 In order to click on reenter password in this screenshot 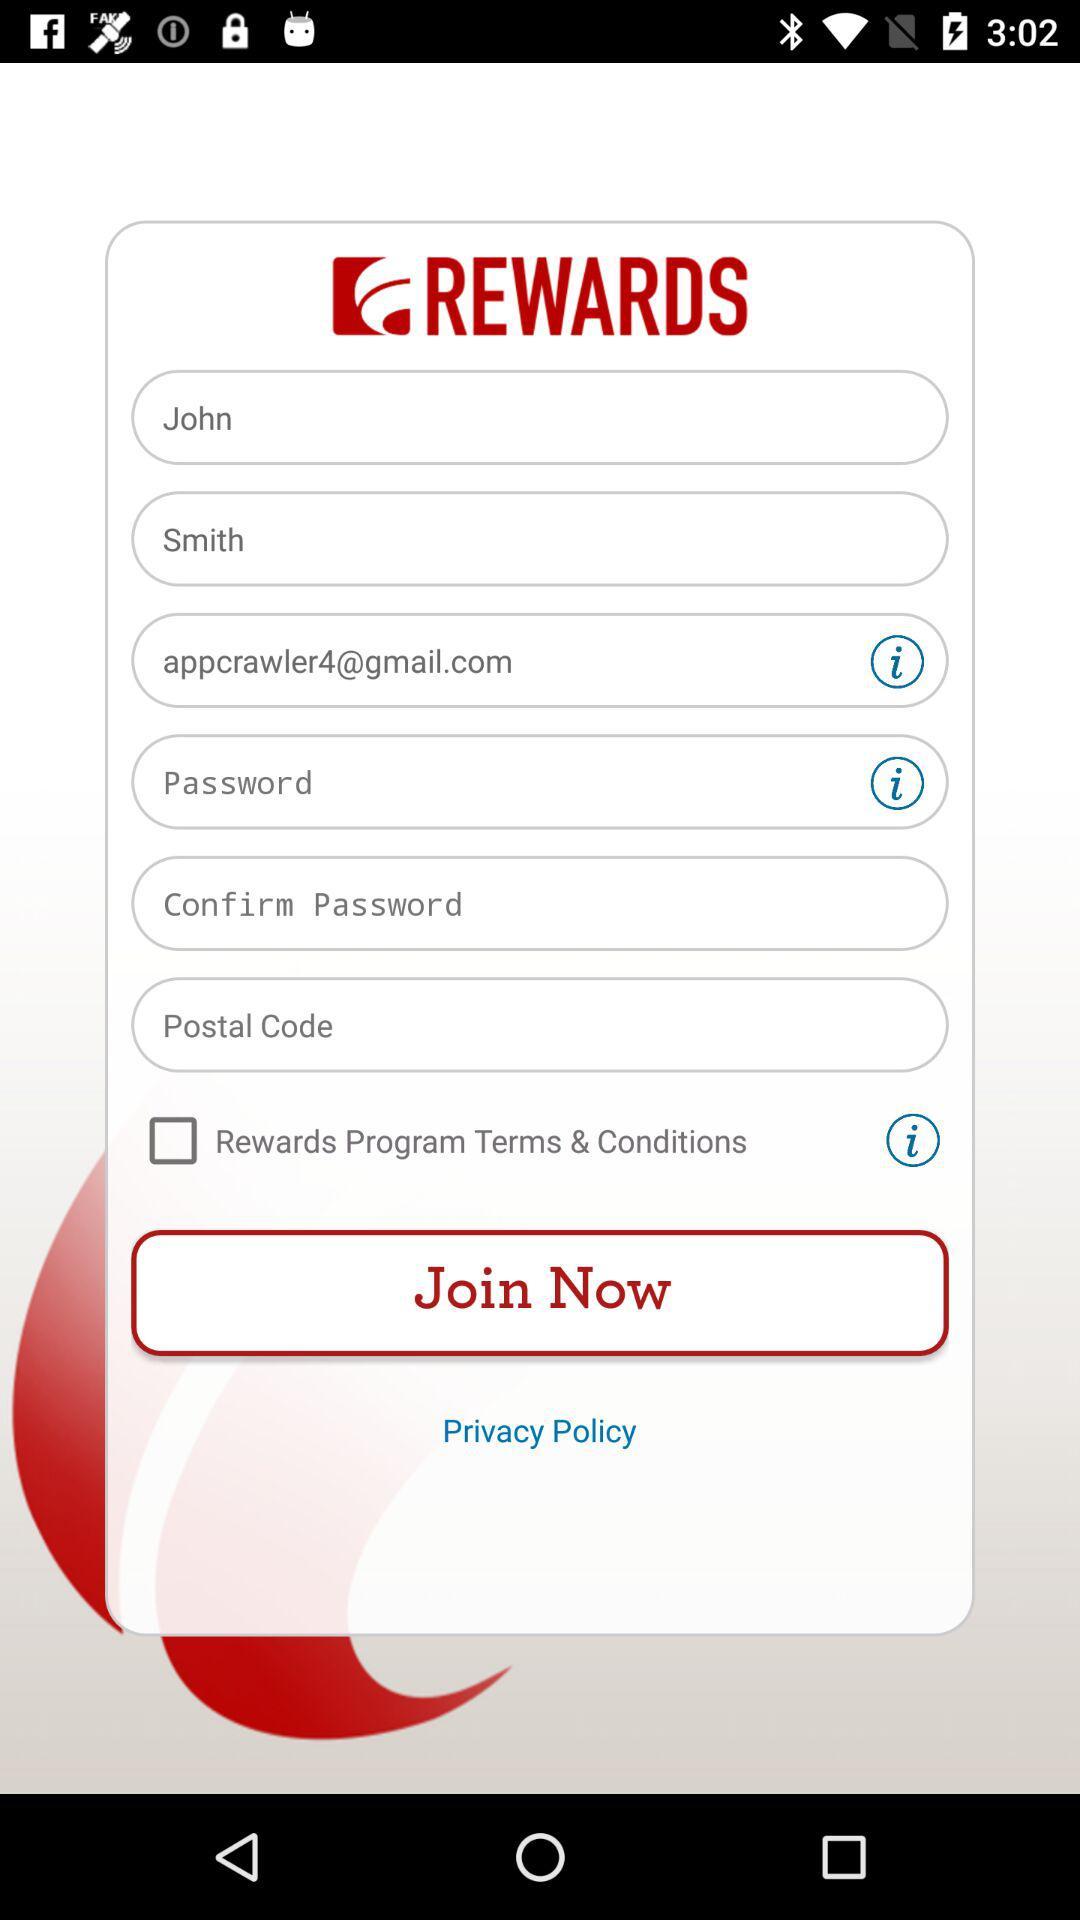, I will do `click(540, 902)`.